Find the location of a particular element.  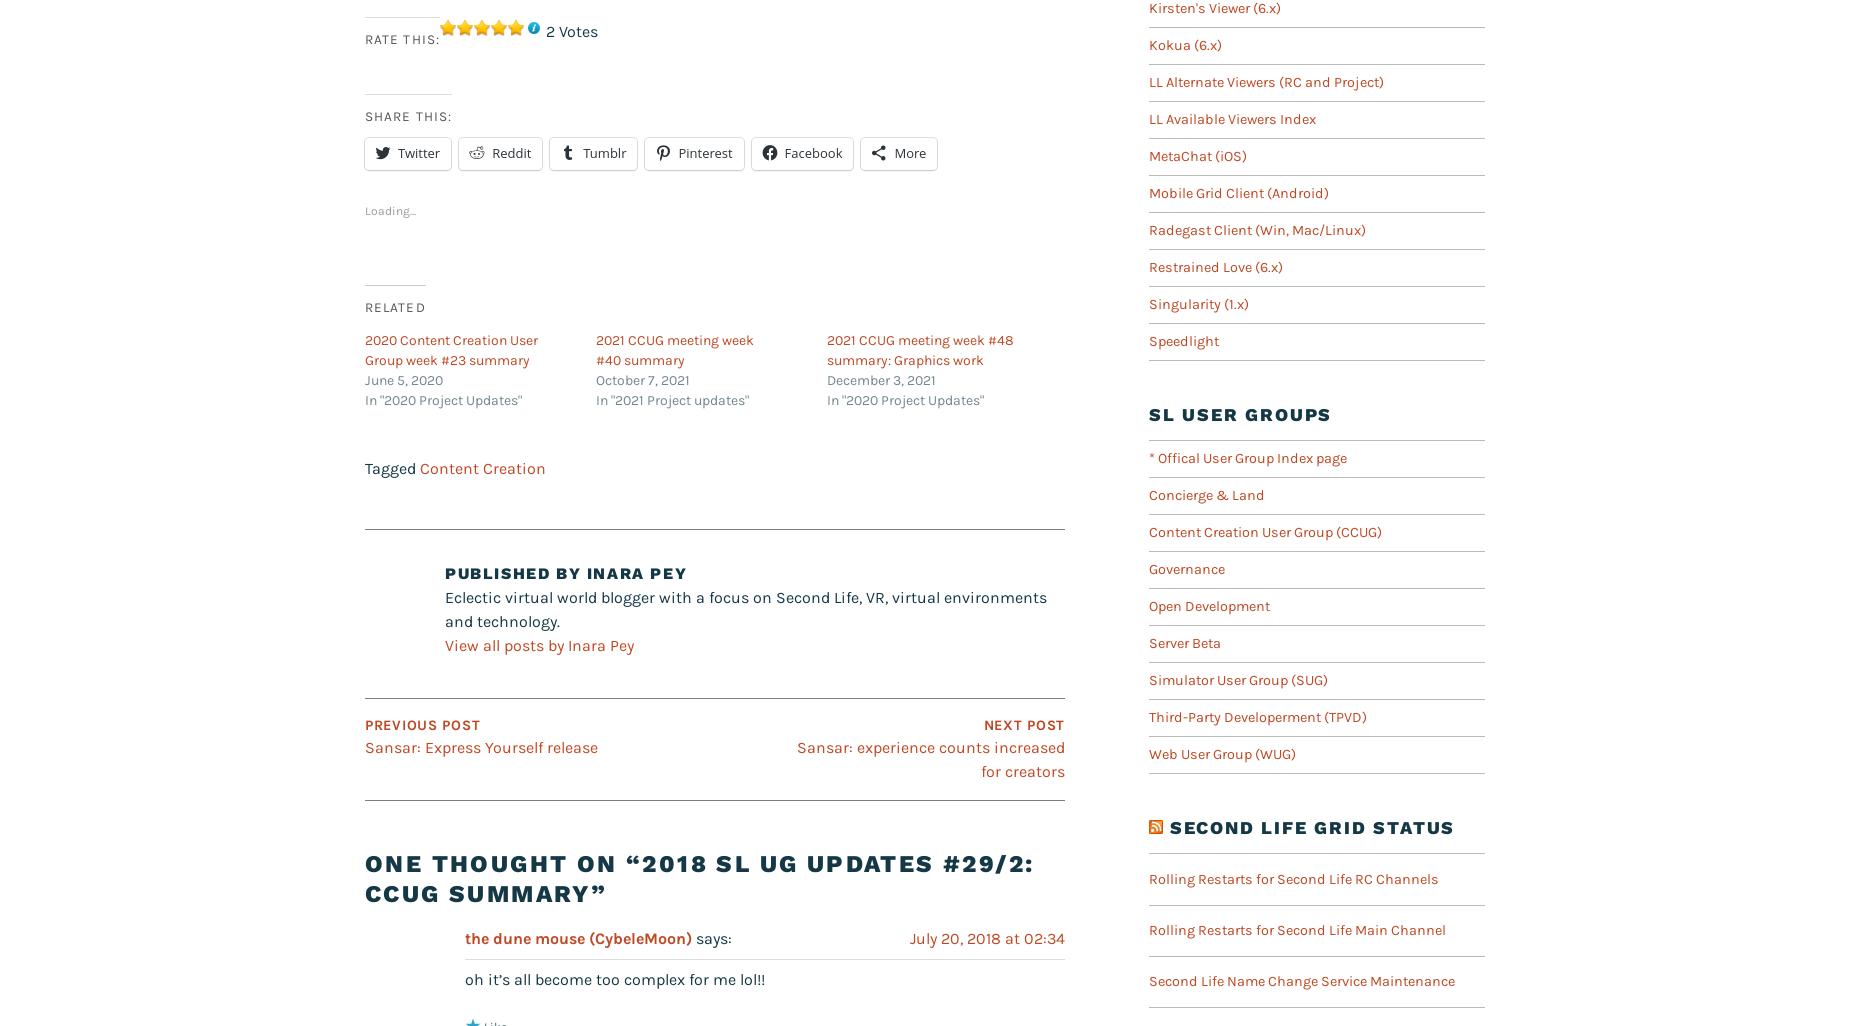

'Speedlight' is located at coordinates (1183, 341).